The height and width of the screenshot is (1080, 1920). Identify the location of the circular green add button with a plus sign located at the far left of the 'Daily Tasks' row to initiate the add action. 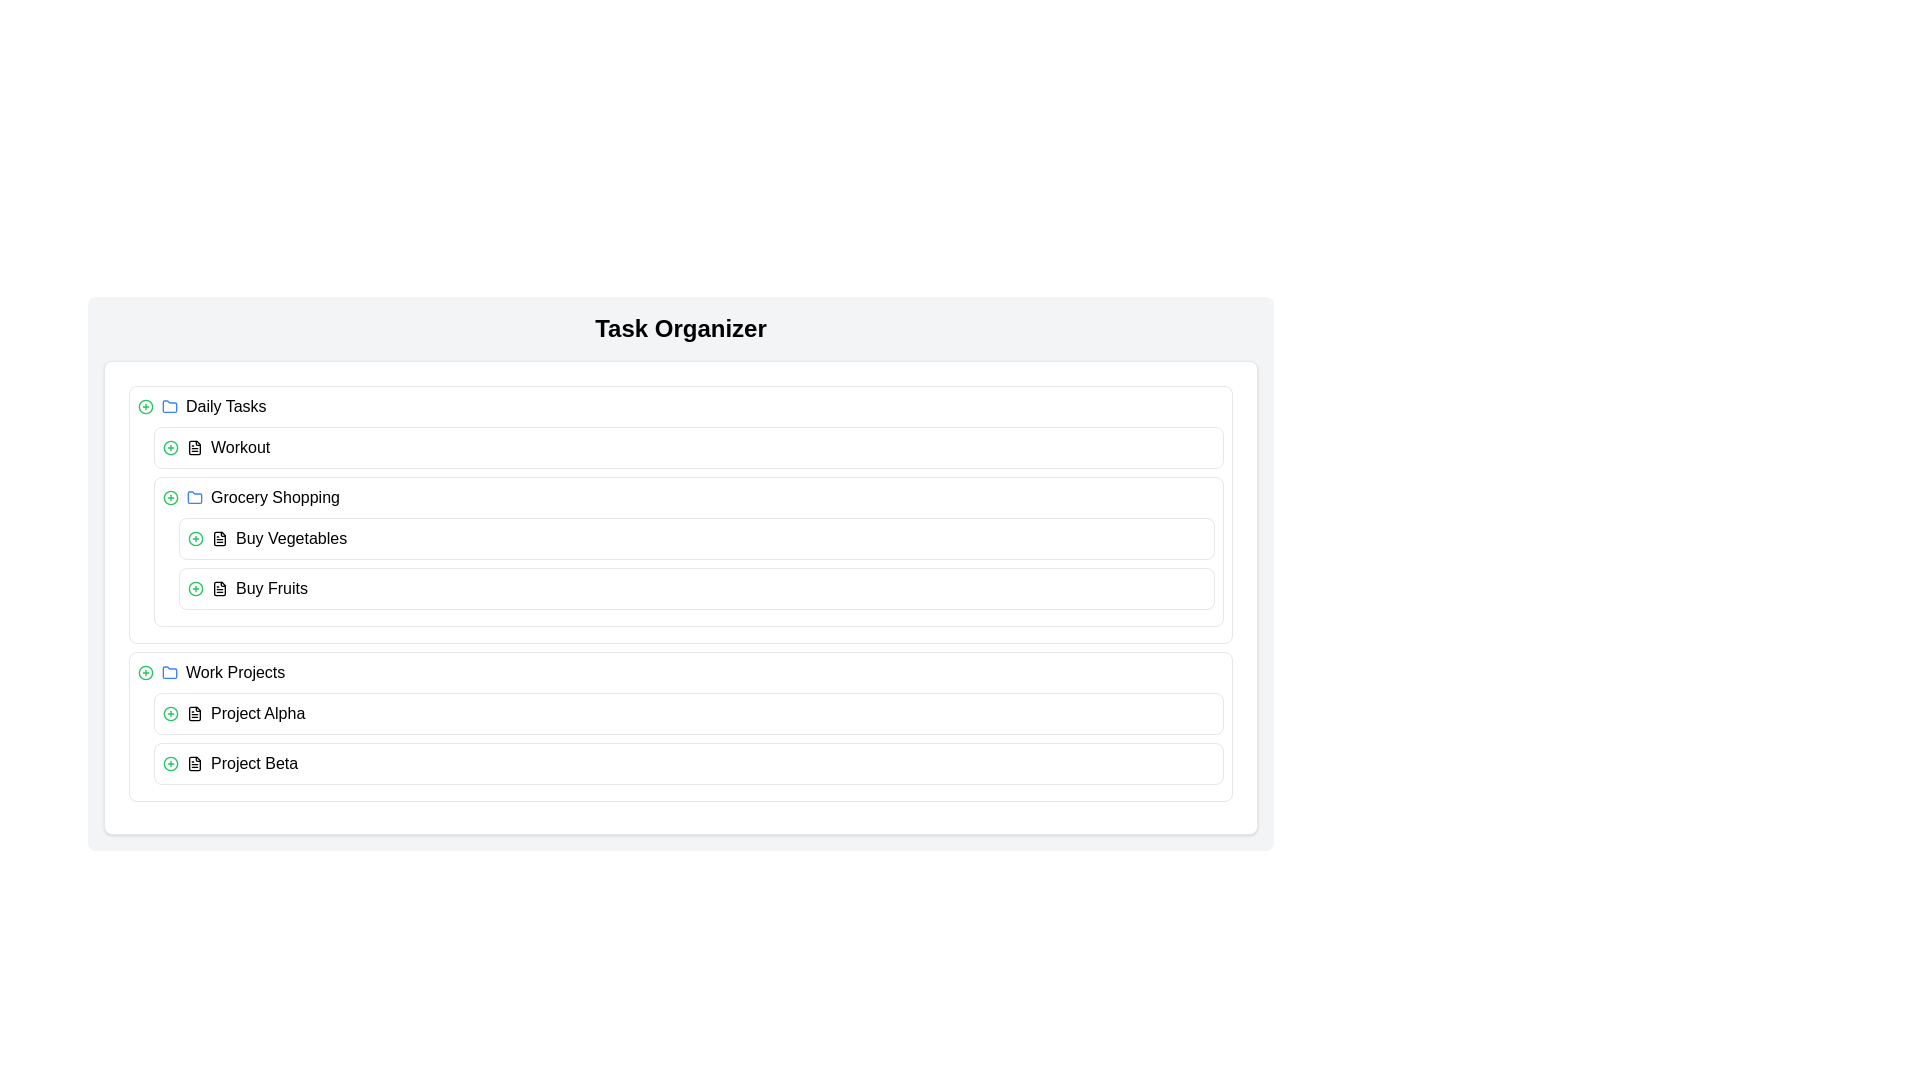
(144, 406).